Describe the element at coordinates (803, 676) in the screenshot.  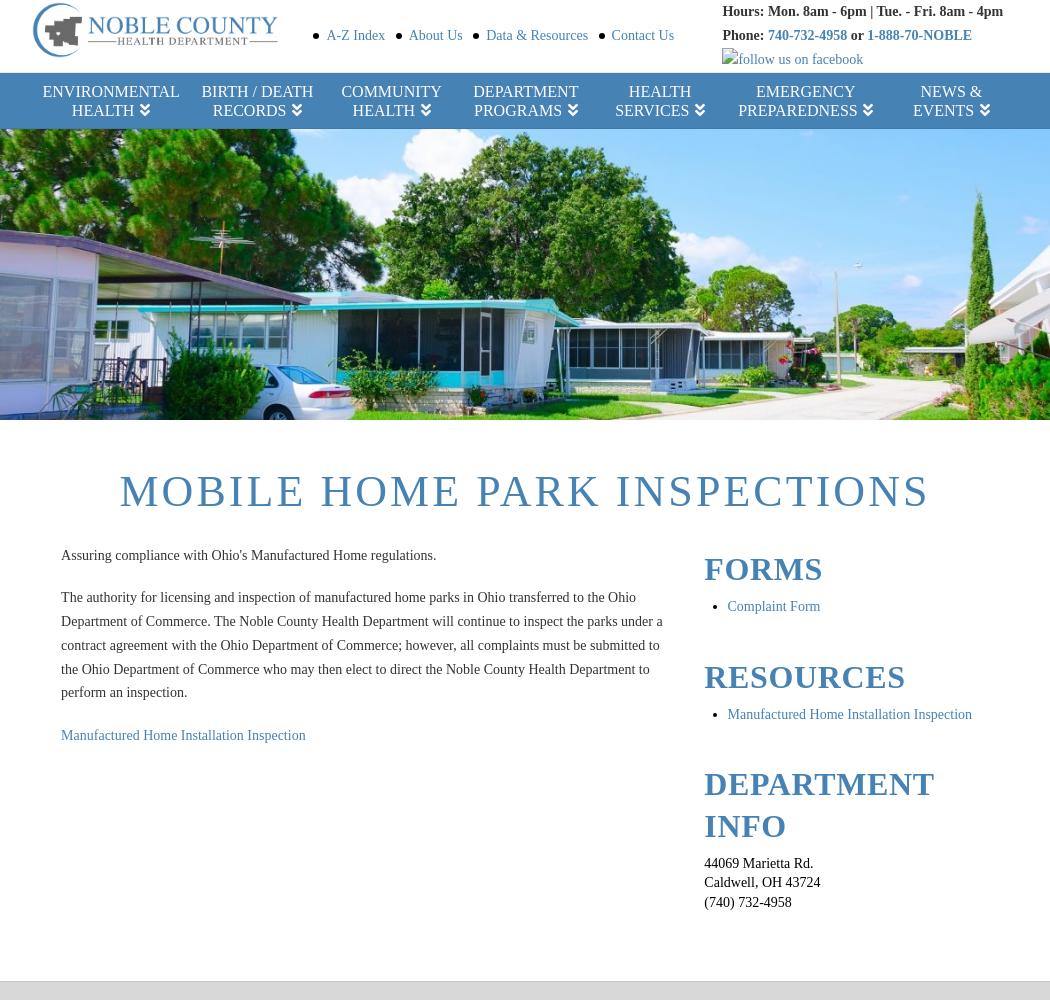
I see `'Resources'` at that location.